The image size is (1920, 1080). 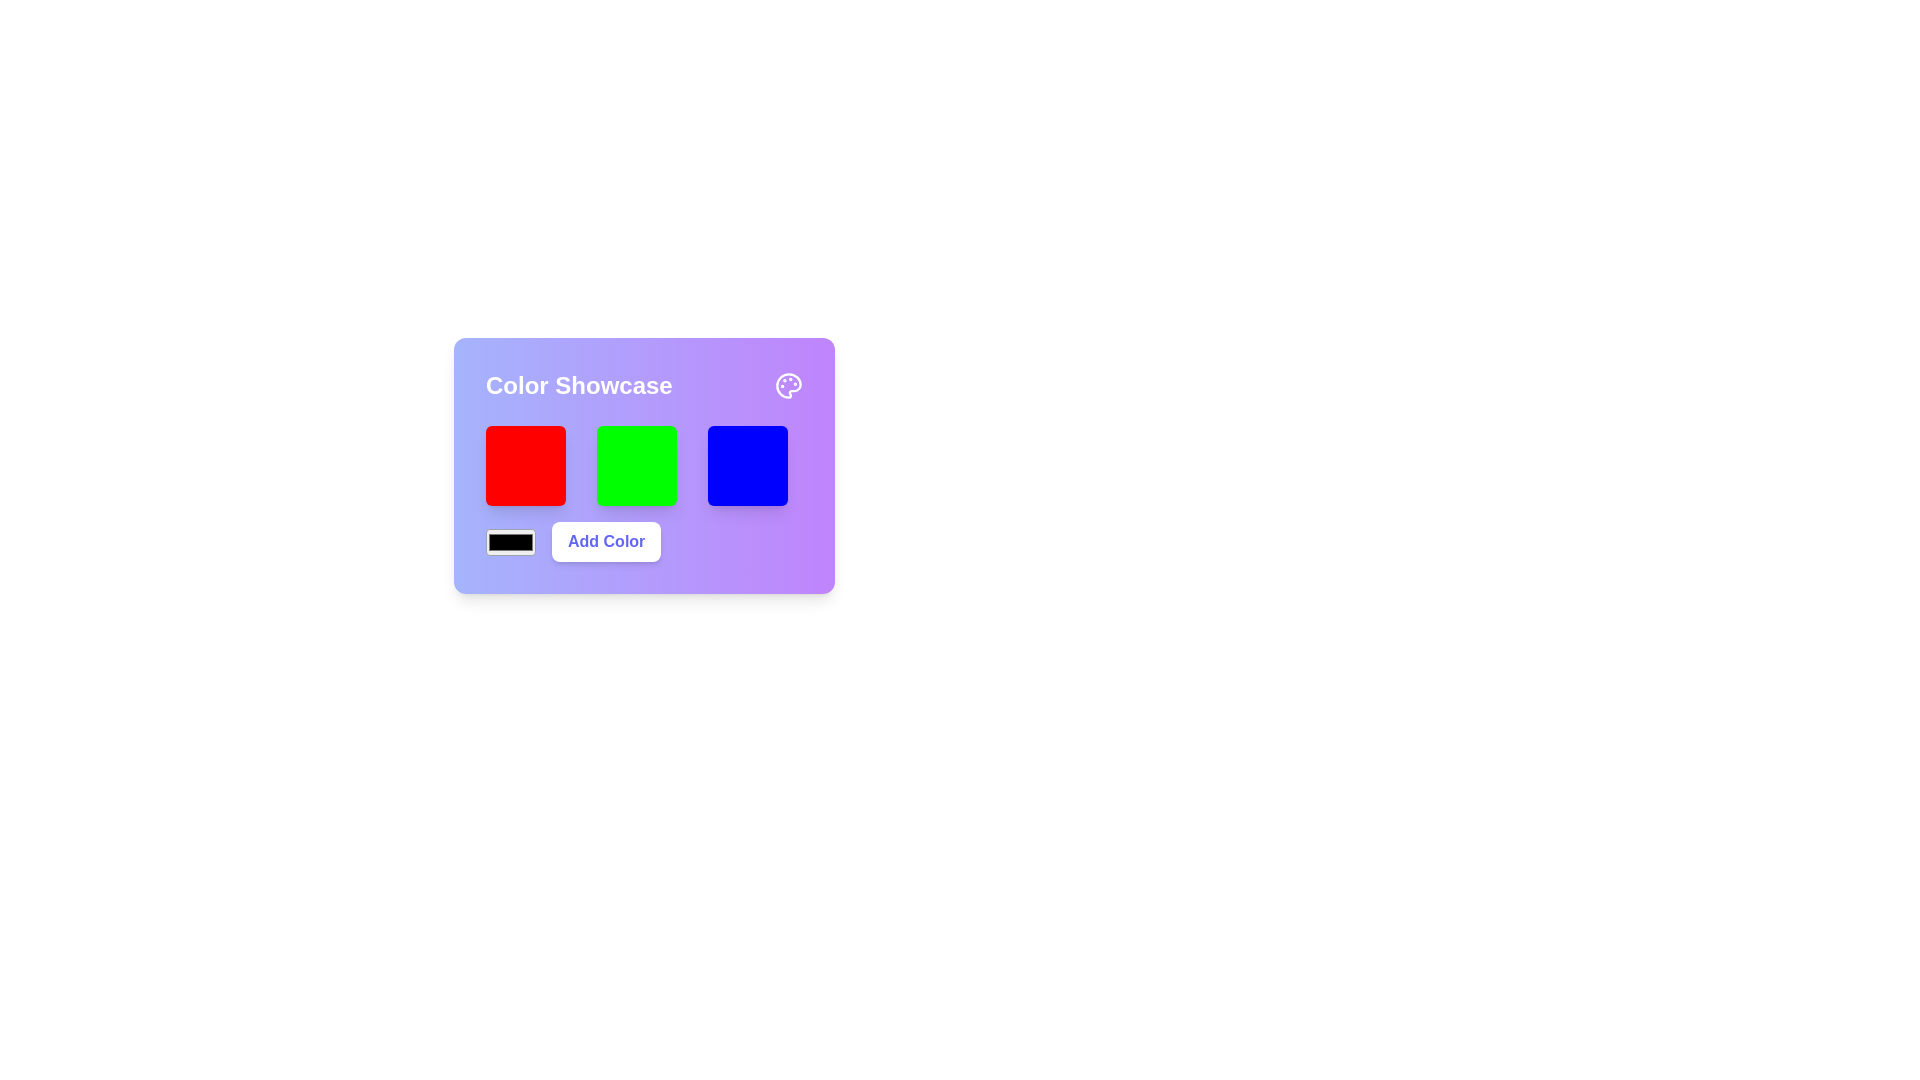 I want to click on the decorative icon located in the top-right corner of the purple card labeled 'Color Showcase', which represents color or palette-related functionality, so click(x=787, y=385).